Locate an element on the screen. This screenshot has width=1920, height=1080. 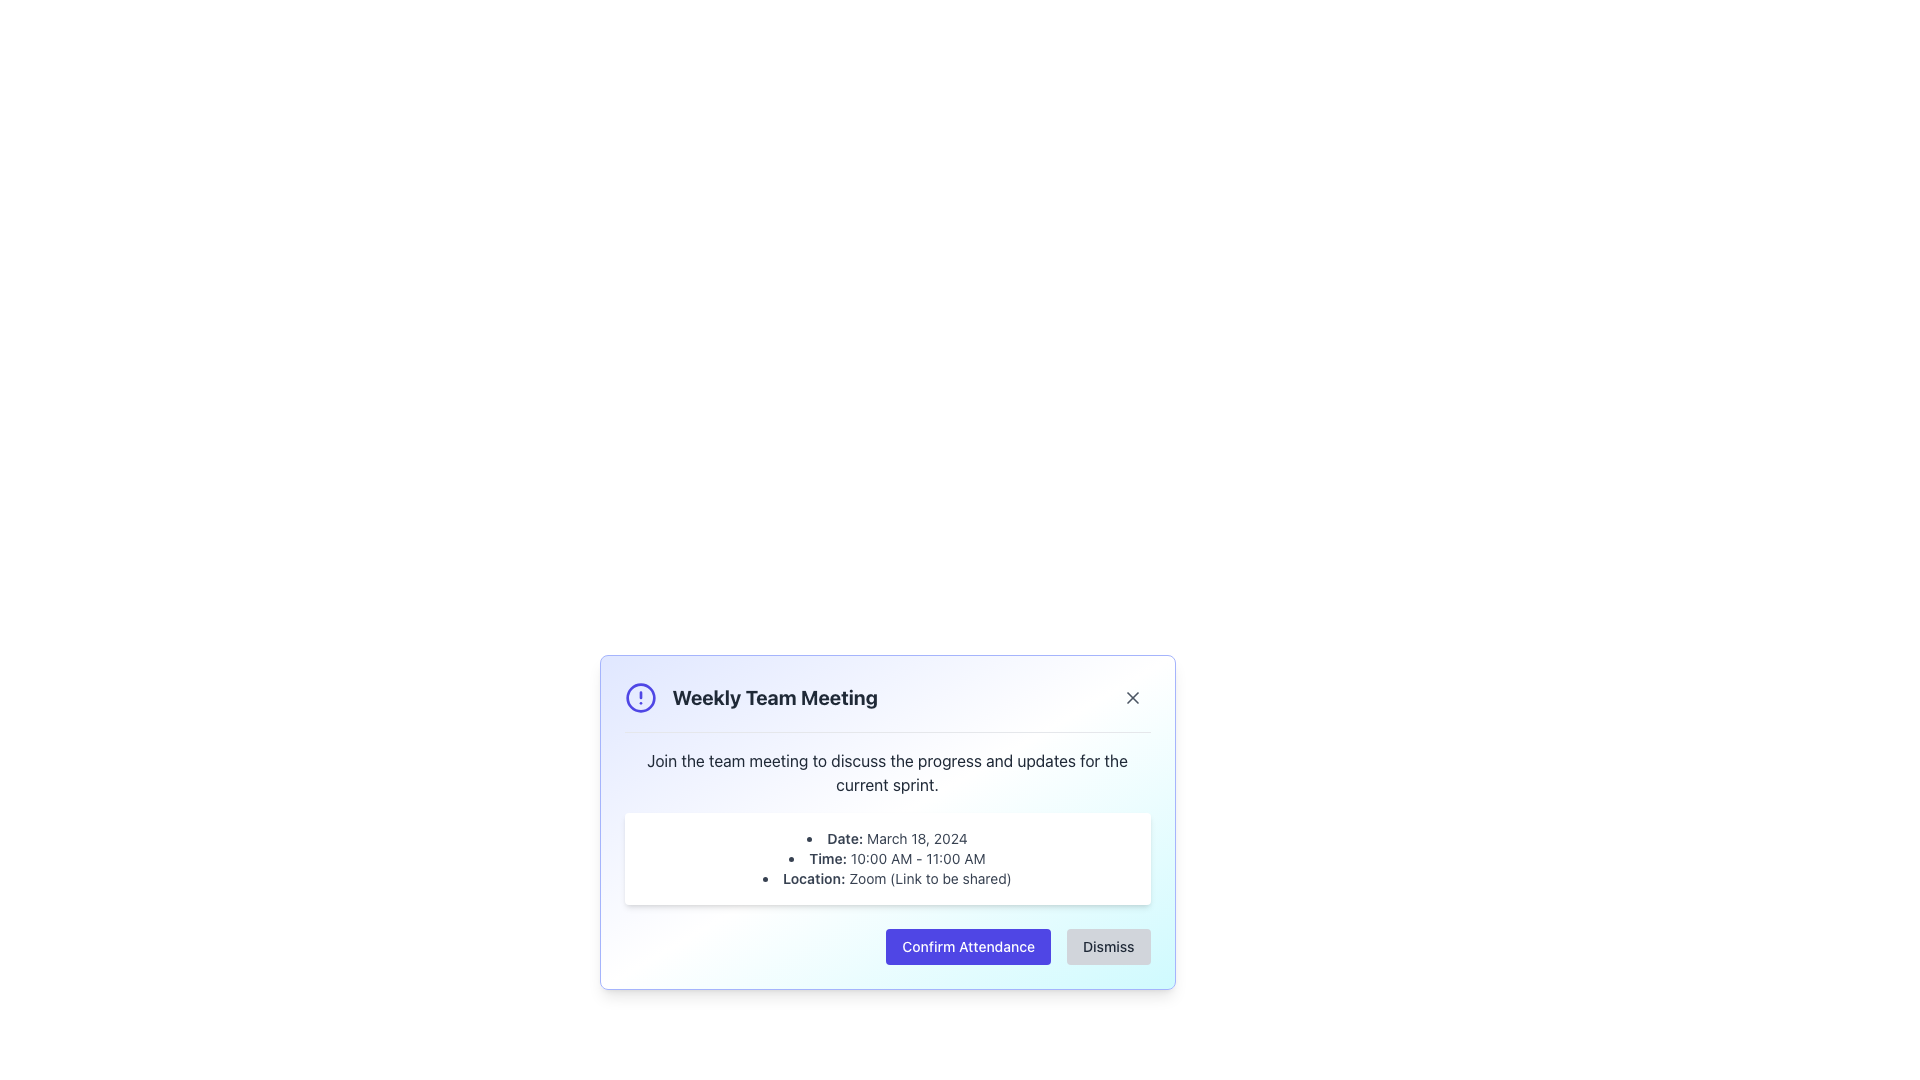
the bolded text label displaying 'Time:' which is located under the 'Date' line in the meeting details dialog box is located at coordinates (828, 857).